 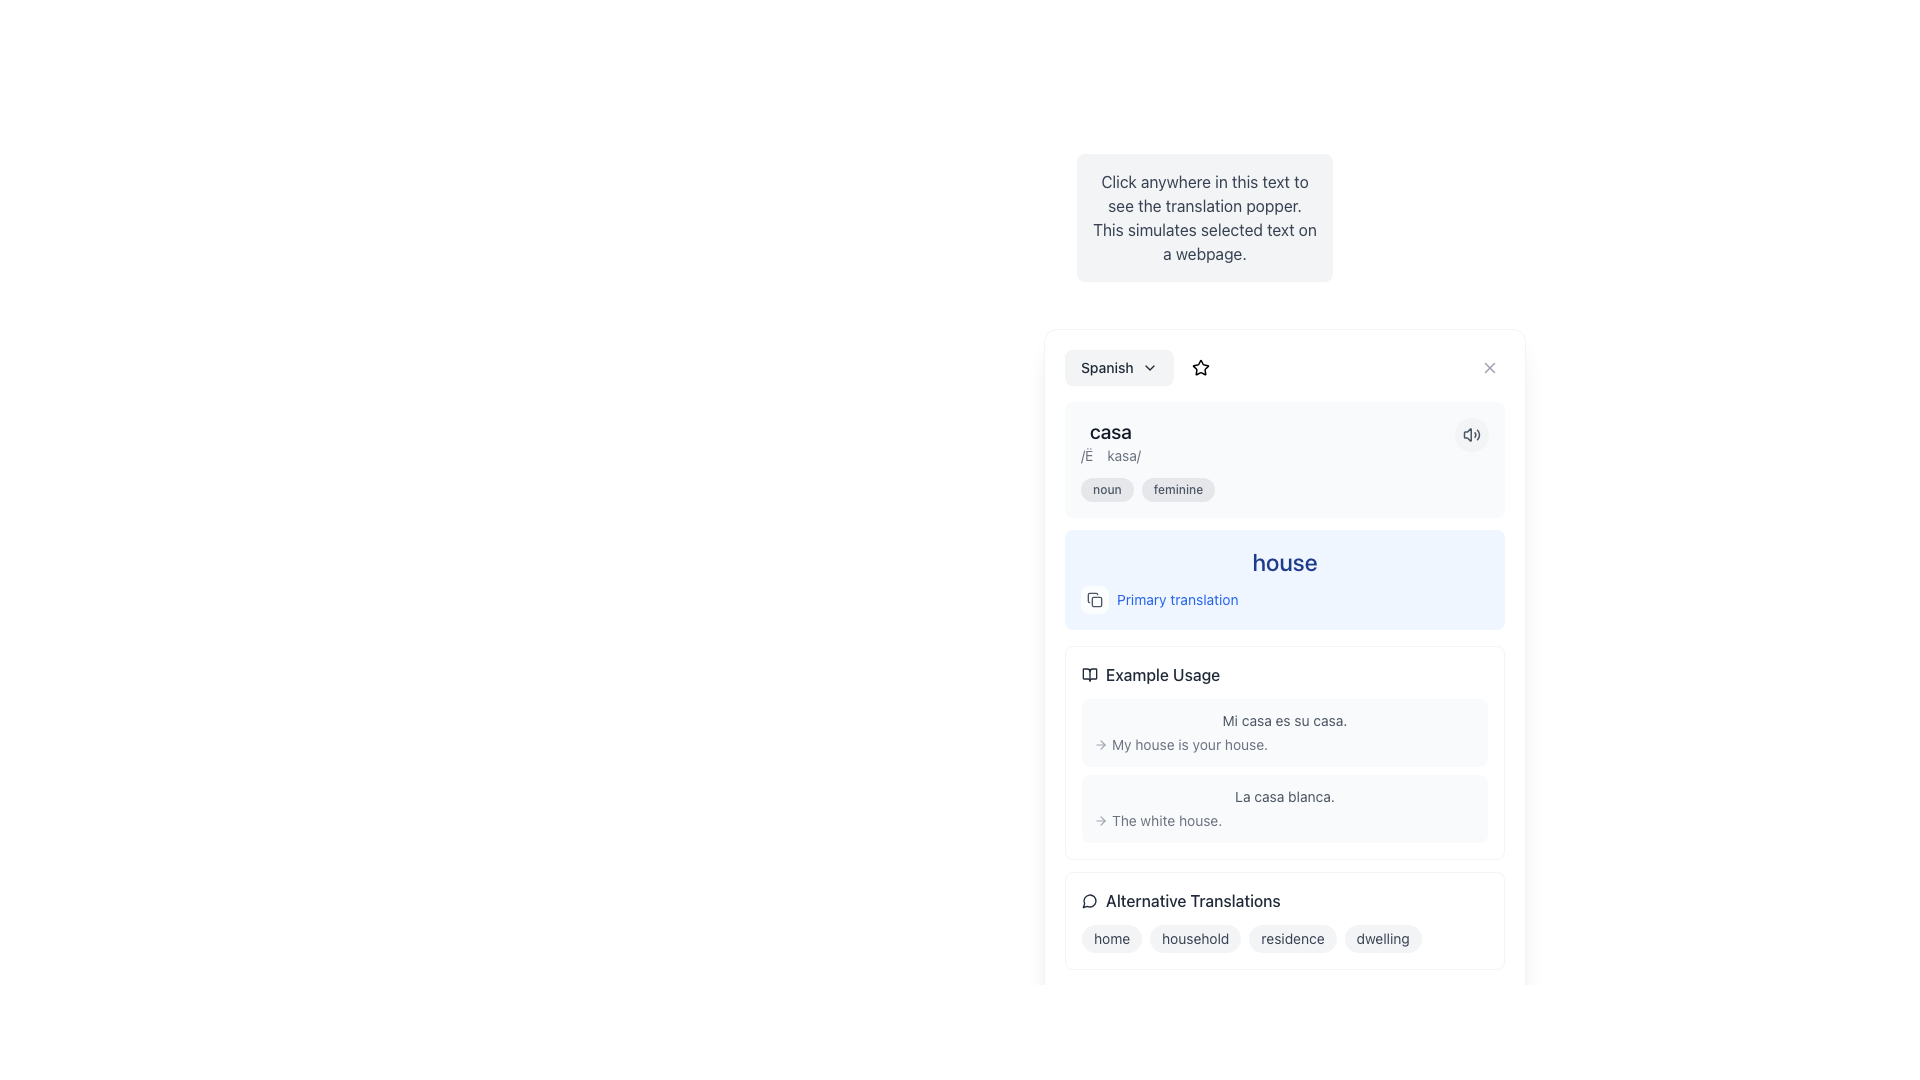 I want to click on the links or icons within the Informational display box that presents example sentences demonstrating the usage of a word or phrase in context, positioned above the section titled 'Alternative Translations', so click(x=1285, y=752).